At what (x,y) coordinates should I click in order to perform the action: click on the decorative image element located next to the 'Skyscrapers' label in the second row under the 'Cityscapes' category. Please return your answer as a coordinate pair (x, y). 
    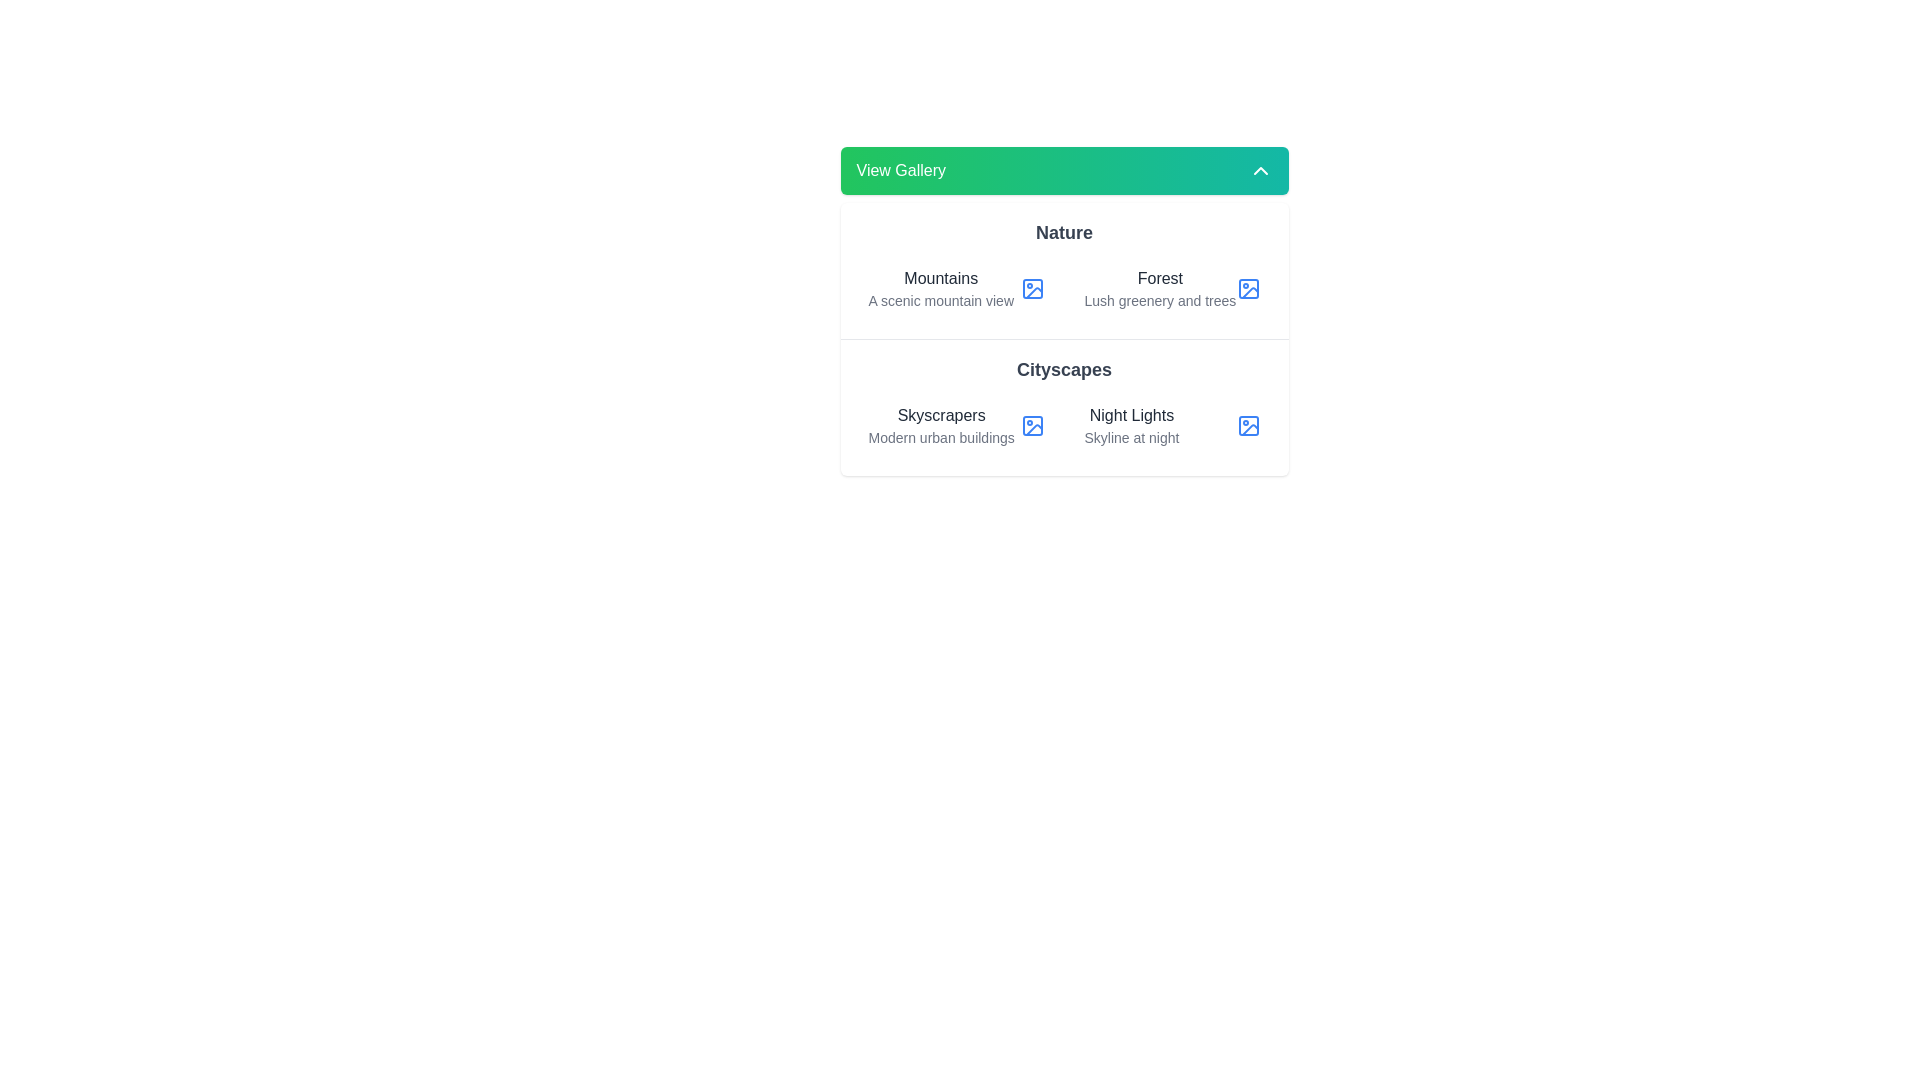
    Looking at the image, I should click on (1032, 424).